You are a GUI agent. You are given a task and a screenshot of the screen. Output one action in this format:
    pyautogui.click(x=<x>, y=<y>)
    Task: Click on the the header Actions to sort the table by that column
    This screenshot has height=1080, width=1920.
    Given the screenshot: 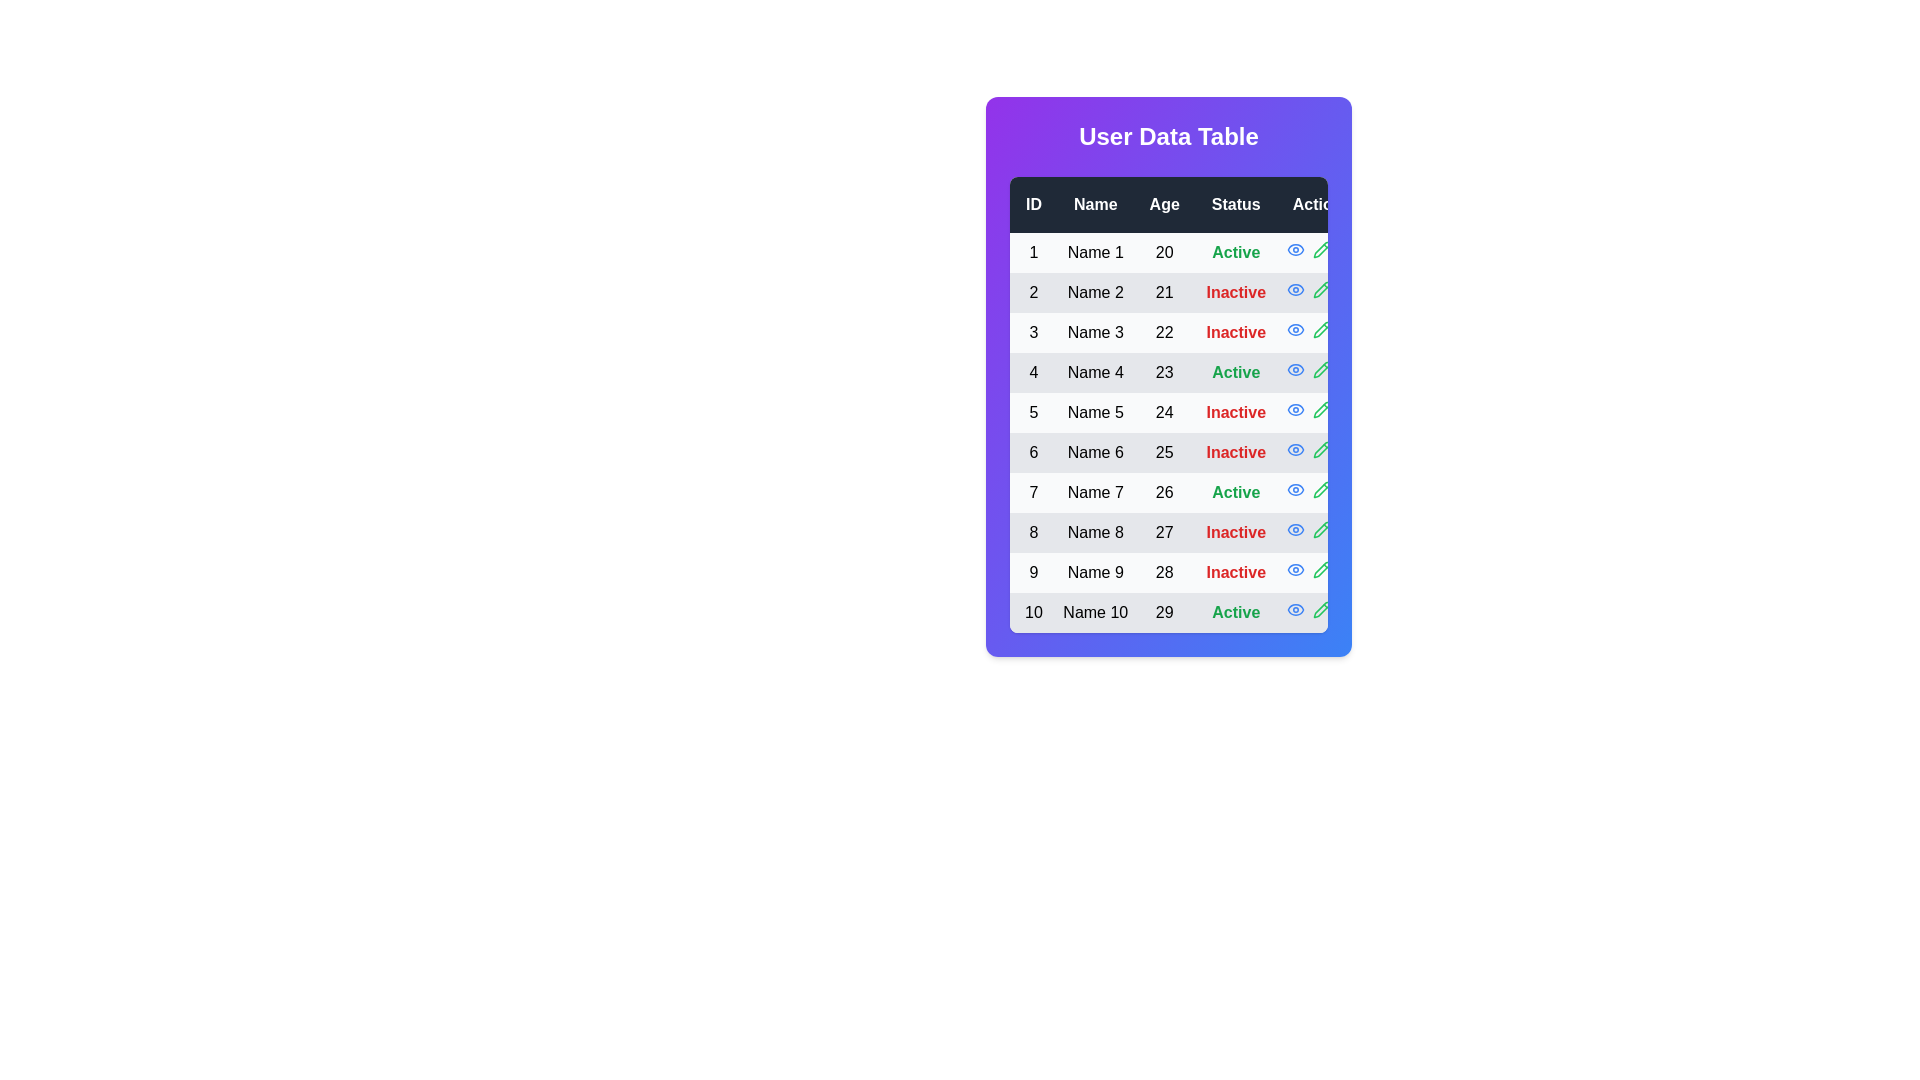 What is the action you would take?
    pyautogui.click(x=1321, y=204)
    